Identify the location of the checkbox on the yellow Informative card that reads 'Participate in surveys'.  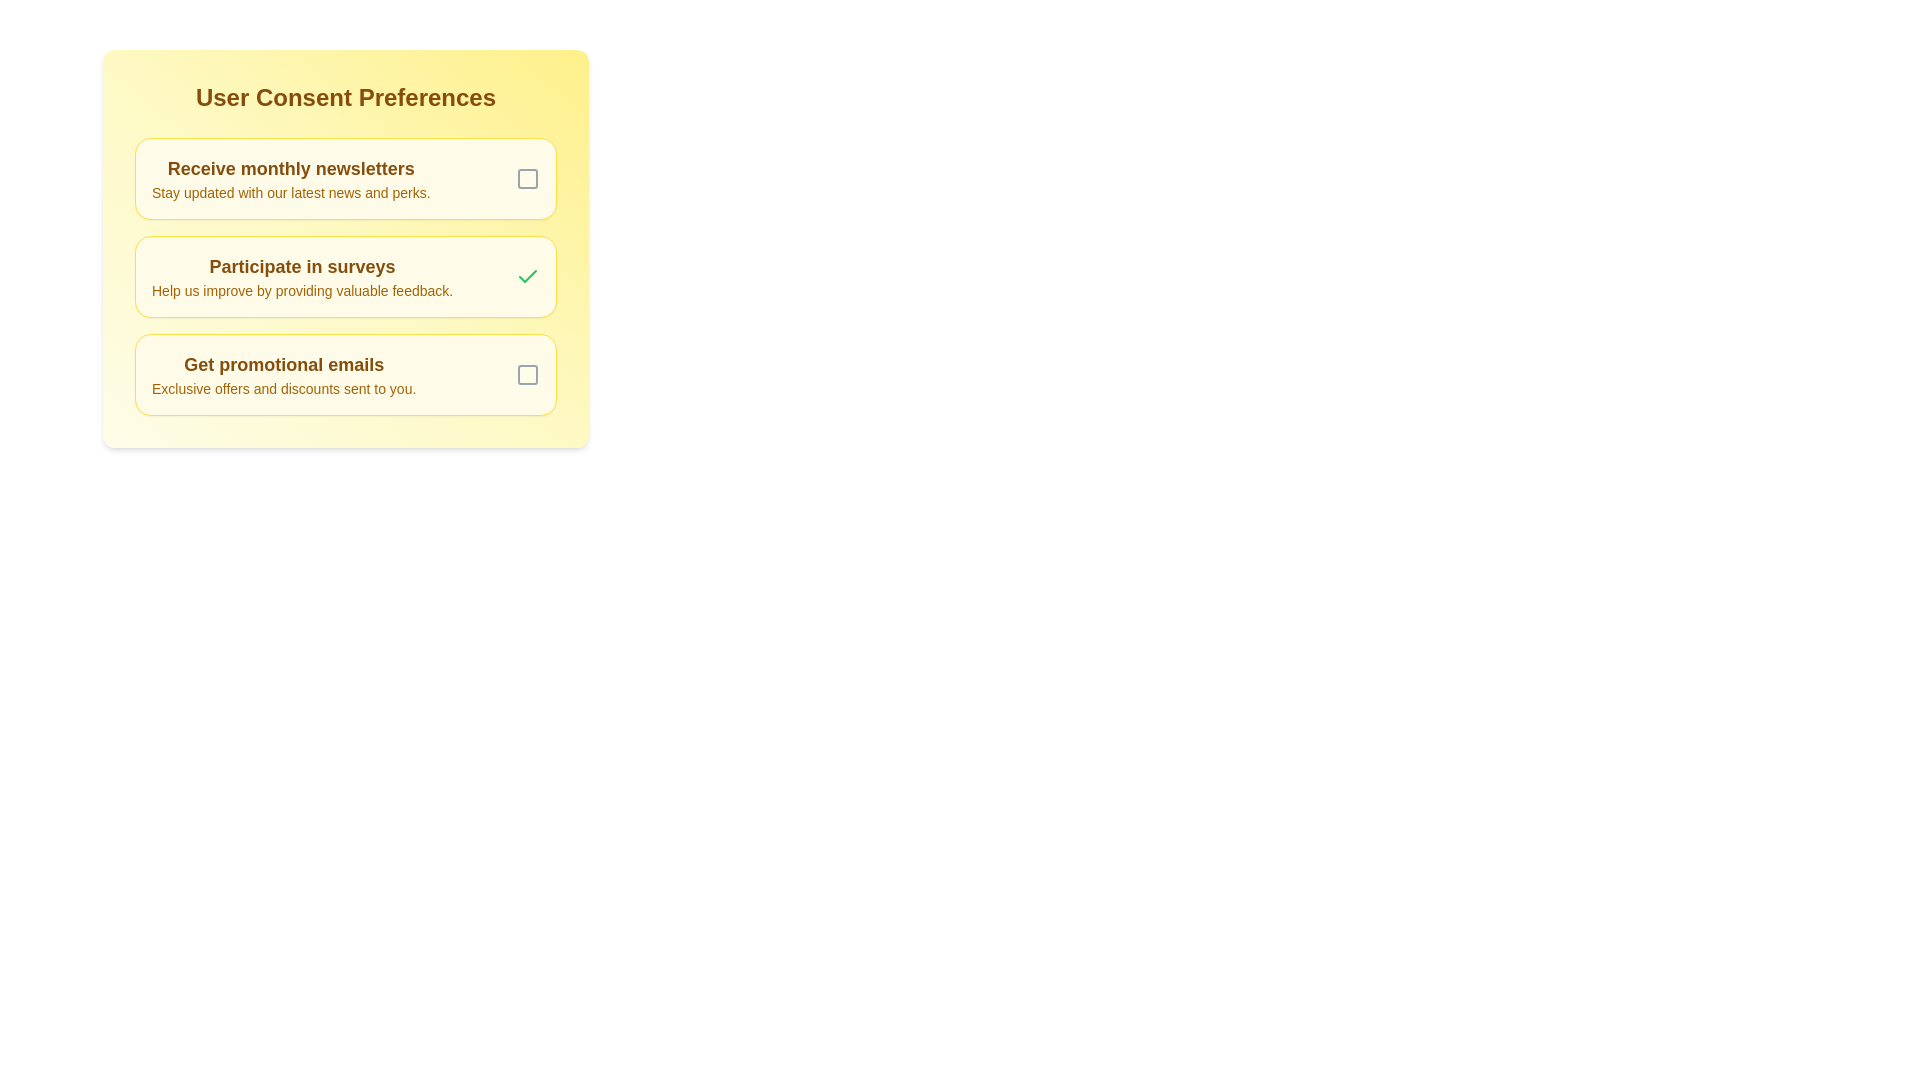
(345, 277).